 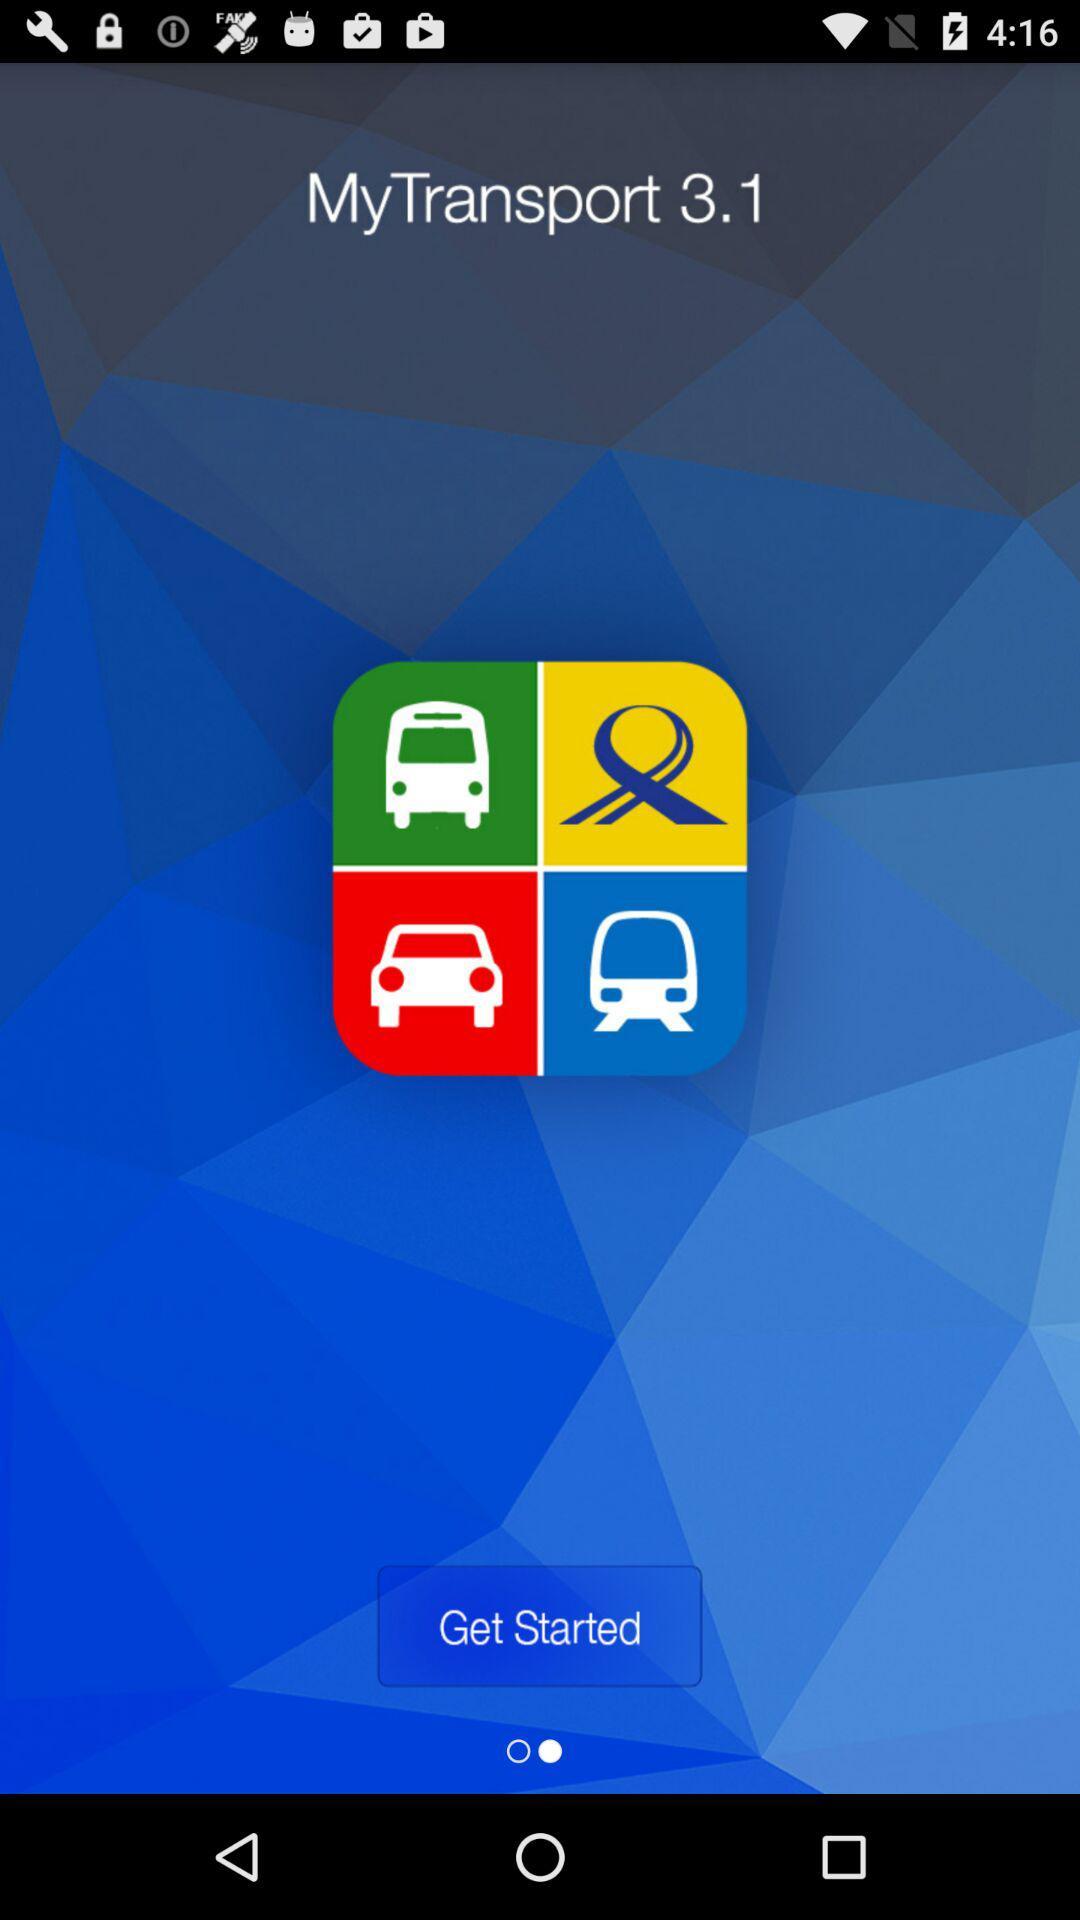 What do you see at coordinates (538, 1626) in the screenshot?
I see `start` at bounding box center [538, 1626].